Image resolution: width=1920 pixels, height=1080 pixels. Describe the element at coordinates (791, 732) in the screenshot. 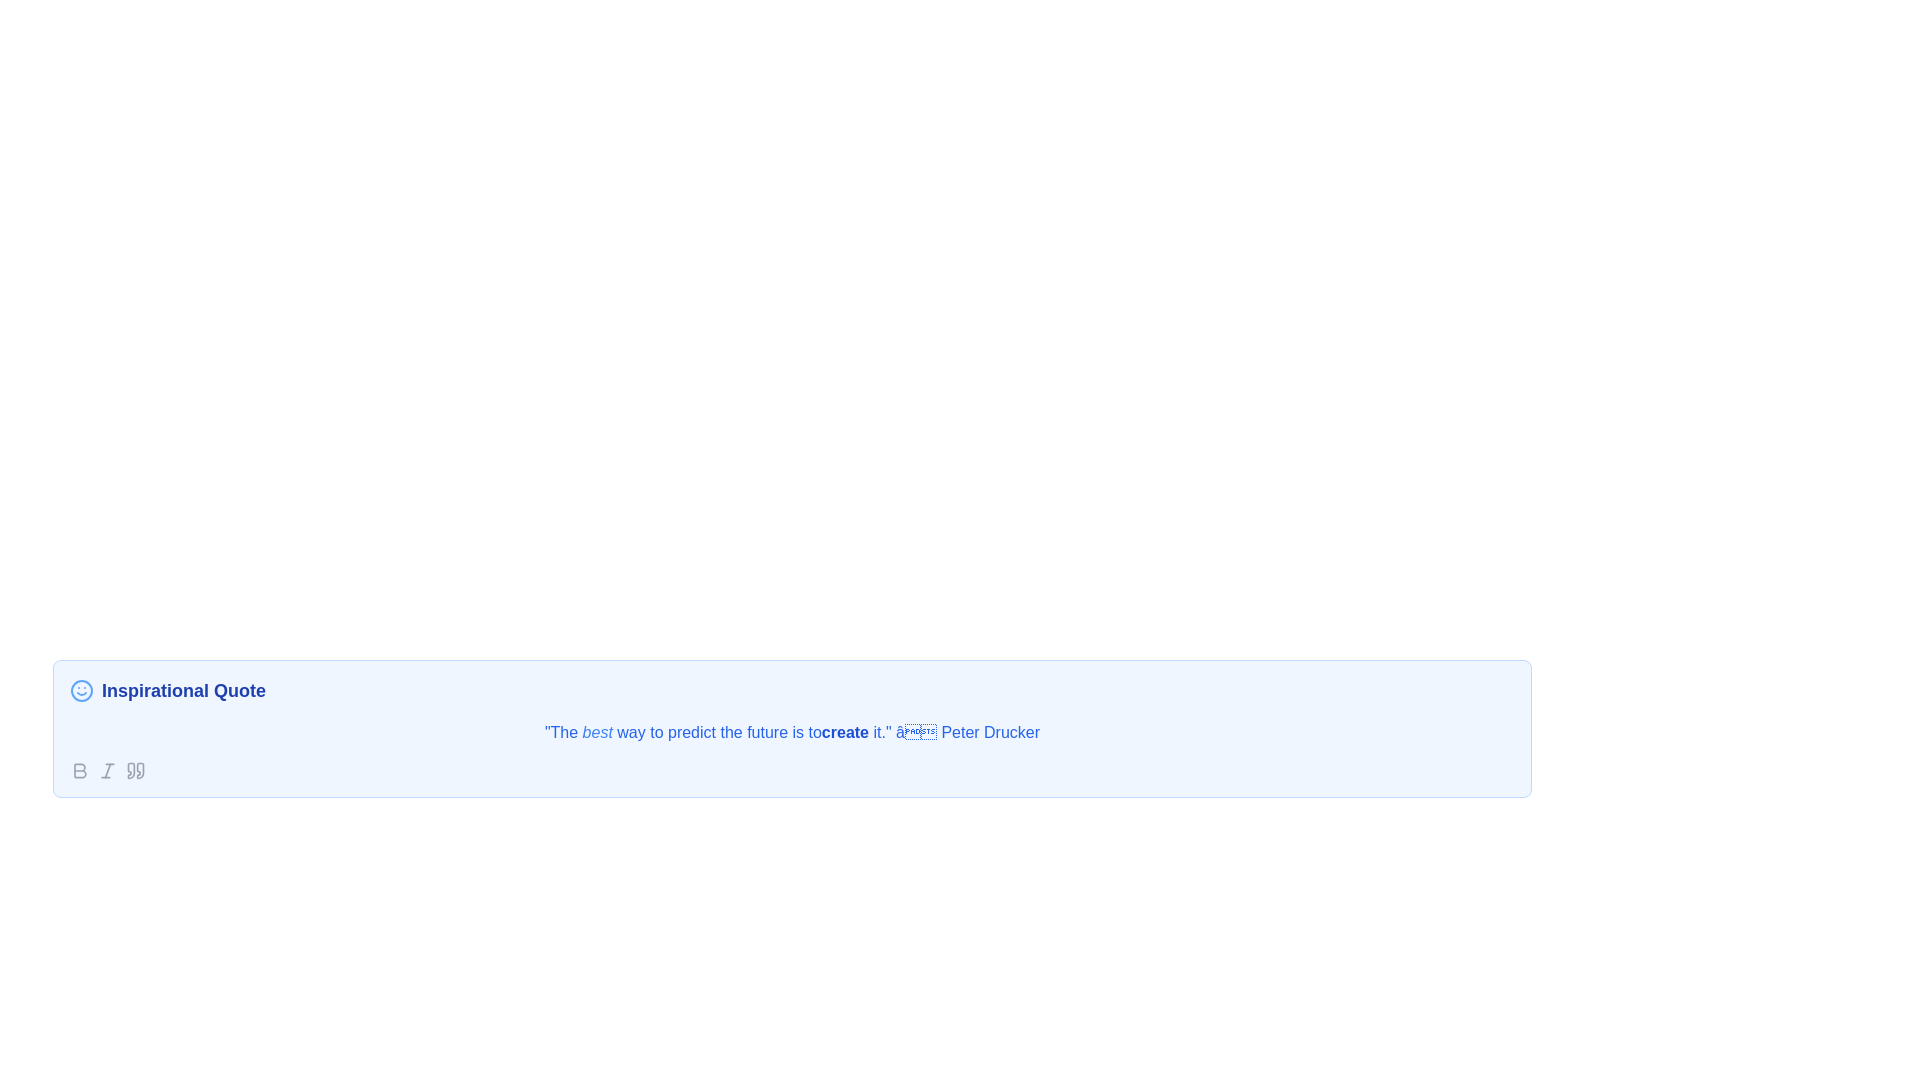

I see `quote text styled in blue color that states: 'The best way to predict the future is to create it.' – Peter Drucker, located in the blue-themed card below the header 'Inspirational Quote'` at that location.